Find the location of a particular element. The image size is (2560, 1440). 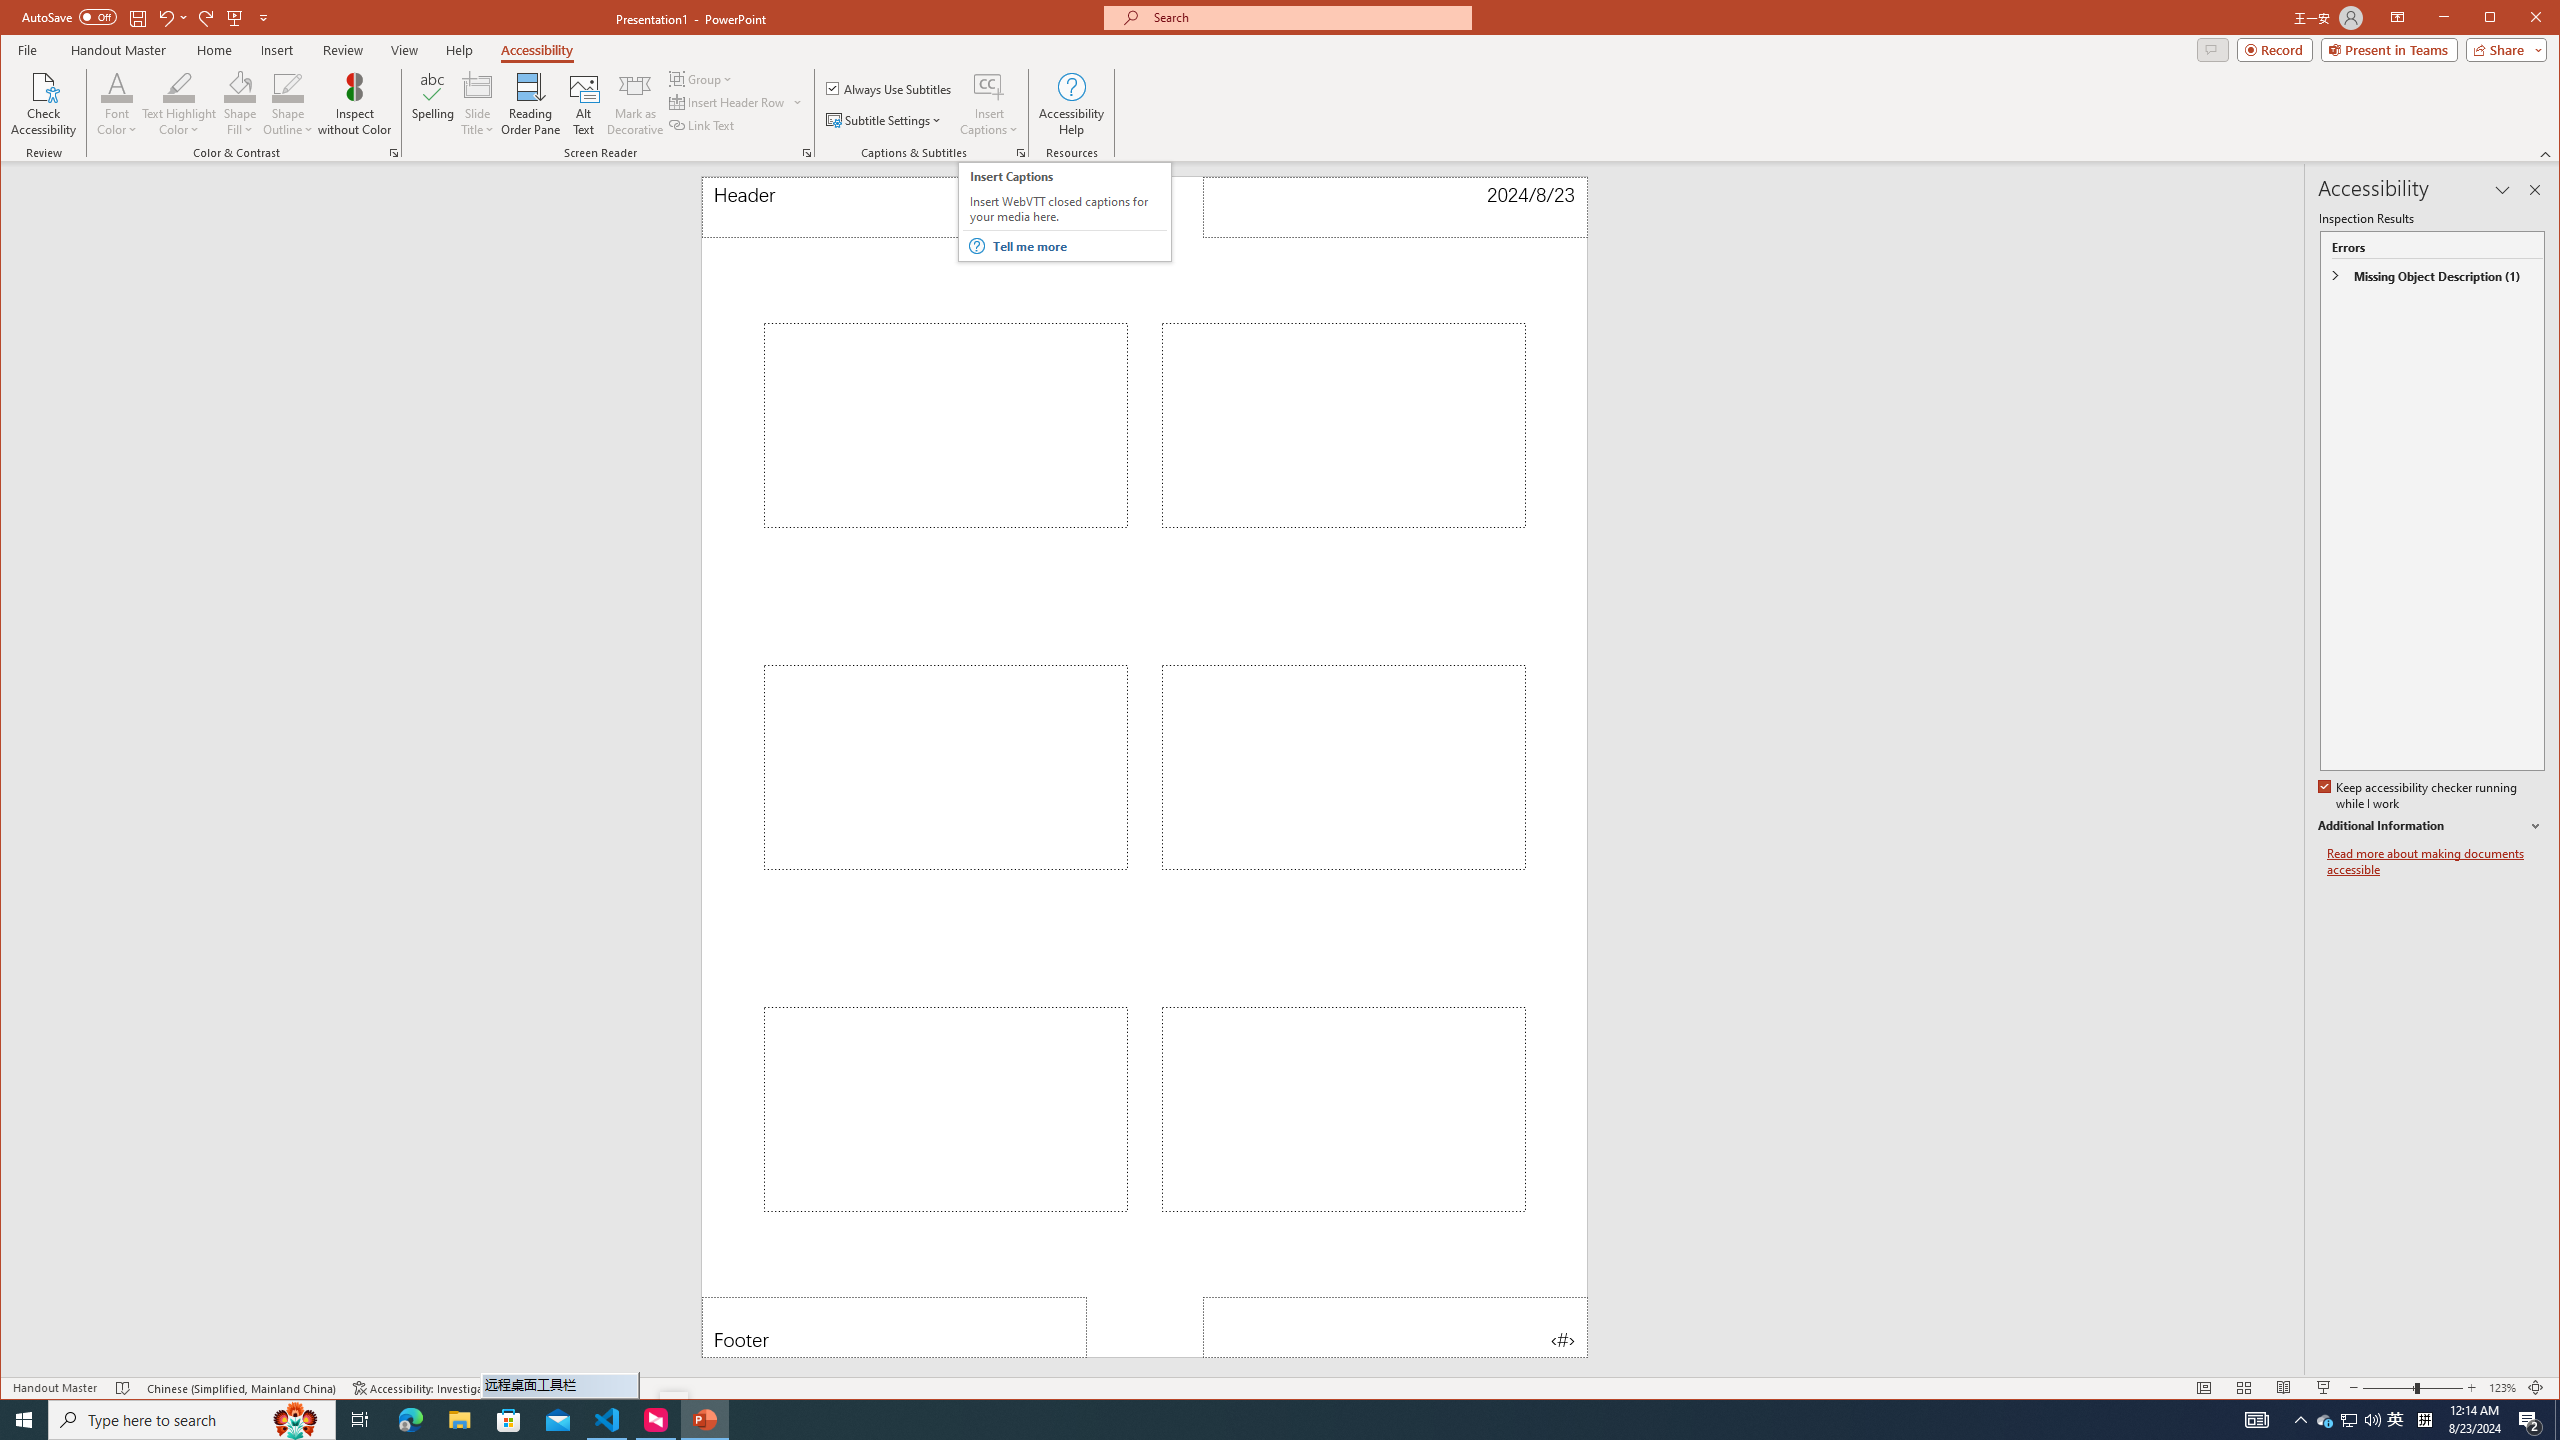

'Alt Text' is located at coordinates (582, 103).